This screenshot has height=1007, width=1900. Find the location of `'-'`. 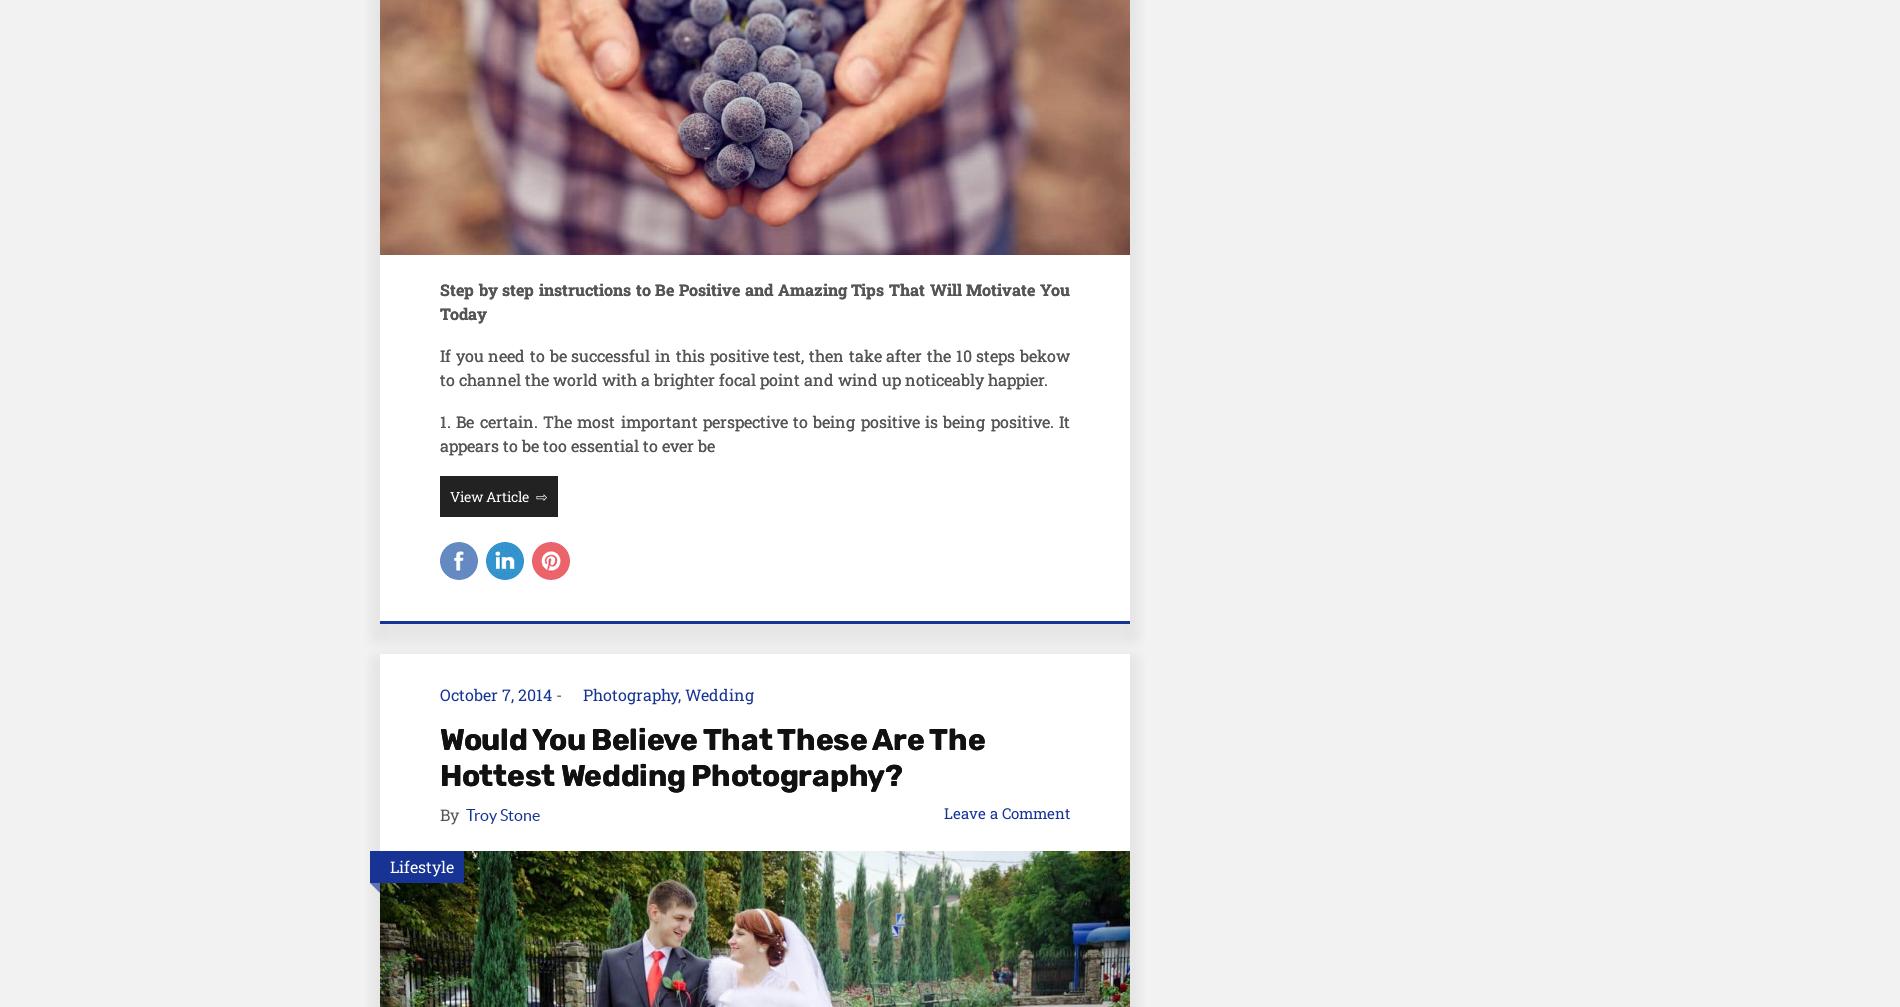

'-' is located at coordinates (558, 692).